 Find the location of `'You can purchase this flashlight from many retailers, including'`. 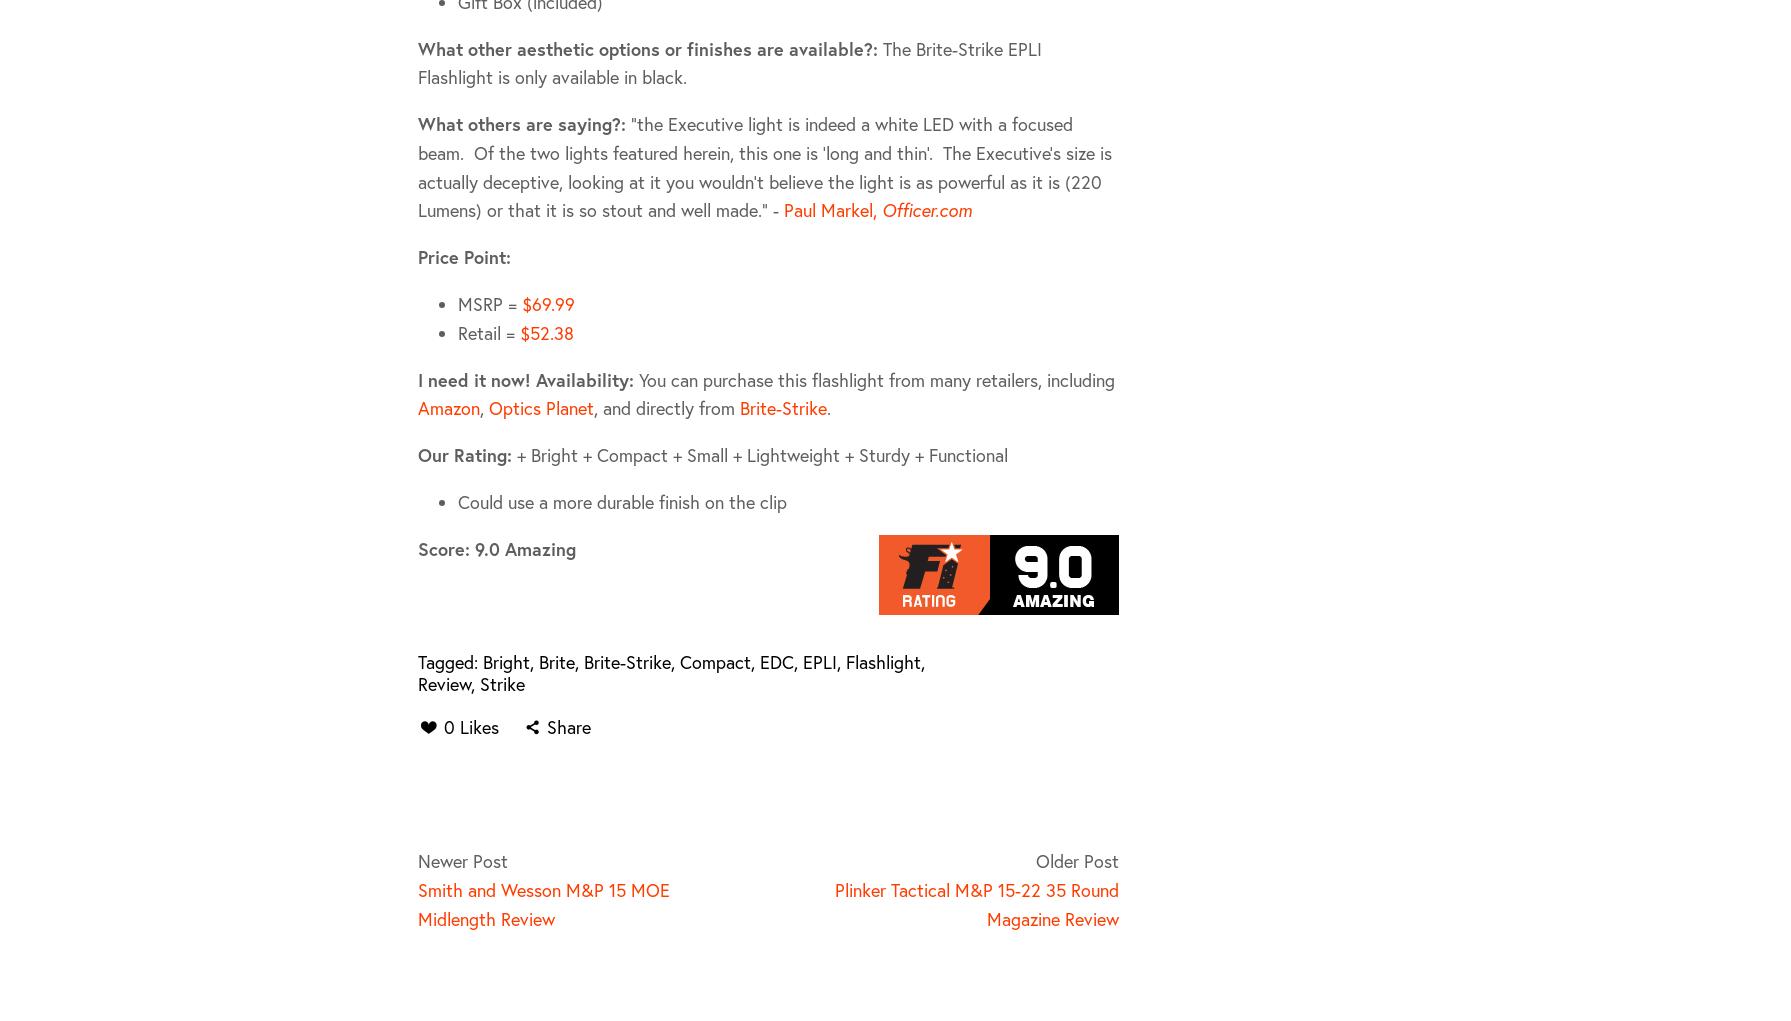

'You can purchase this flashlight from many retailers, including' is located at coordinates (873, 378).